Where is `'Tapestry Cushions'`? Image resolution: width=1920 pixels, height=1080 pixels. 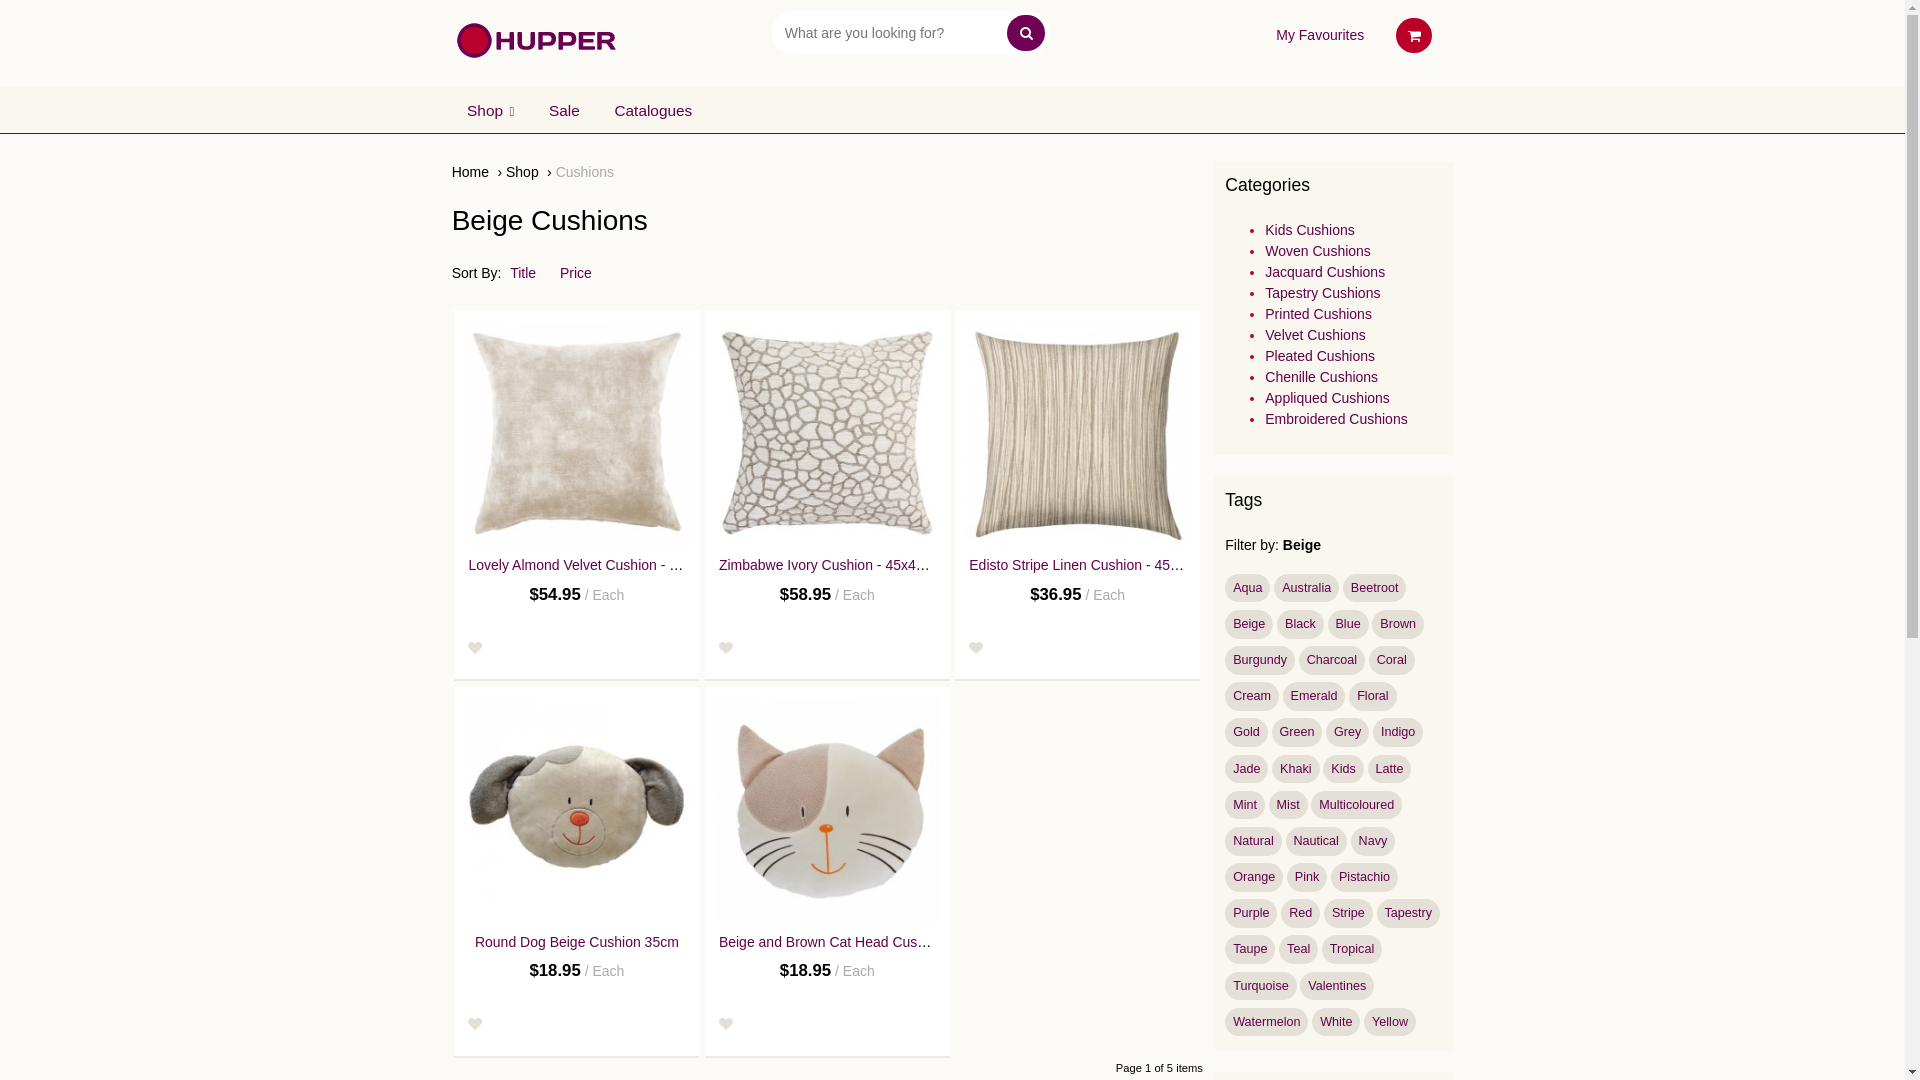
'Tapestry Cushions' is located at coordinates (1322, 293).